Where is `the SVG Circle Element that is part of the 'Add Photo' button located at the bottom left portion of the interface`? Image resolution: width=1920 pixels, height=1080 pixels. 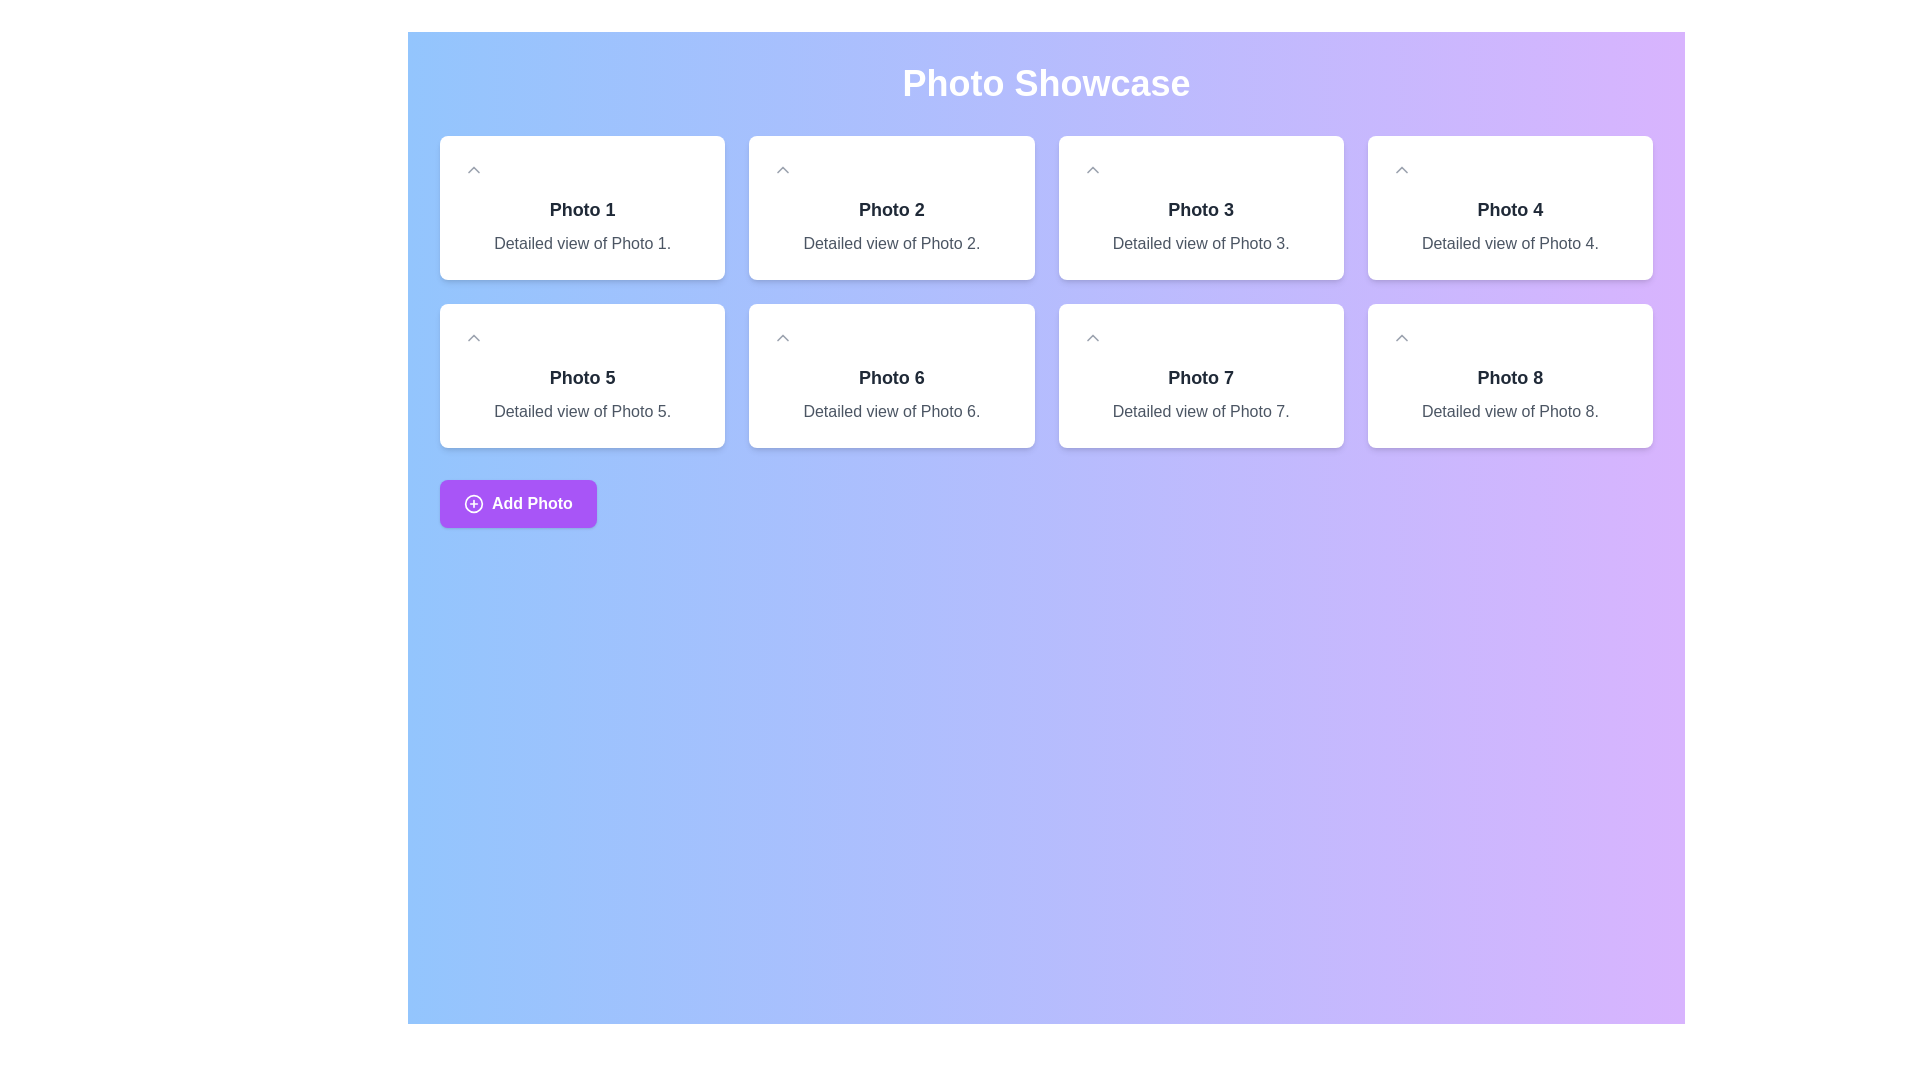 the SVG Circle Element that is part of the 'Add Photo' button located at the bottom left portion of the interface is located at coordinates (473, 501).